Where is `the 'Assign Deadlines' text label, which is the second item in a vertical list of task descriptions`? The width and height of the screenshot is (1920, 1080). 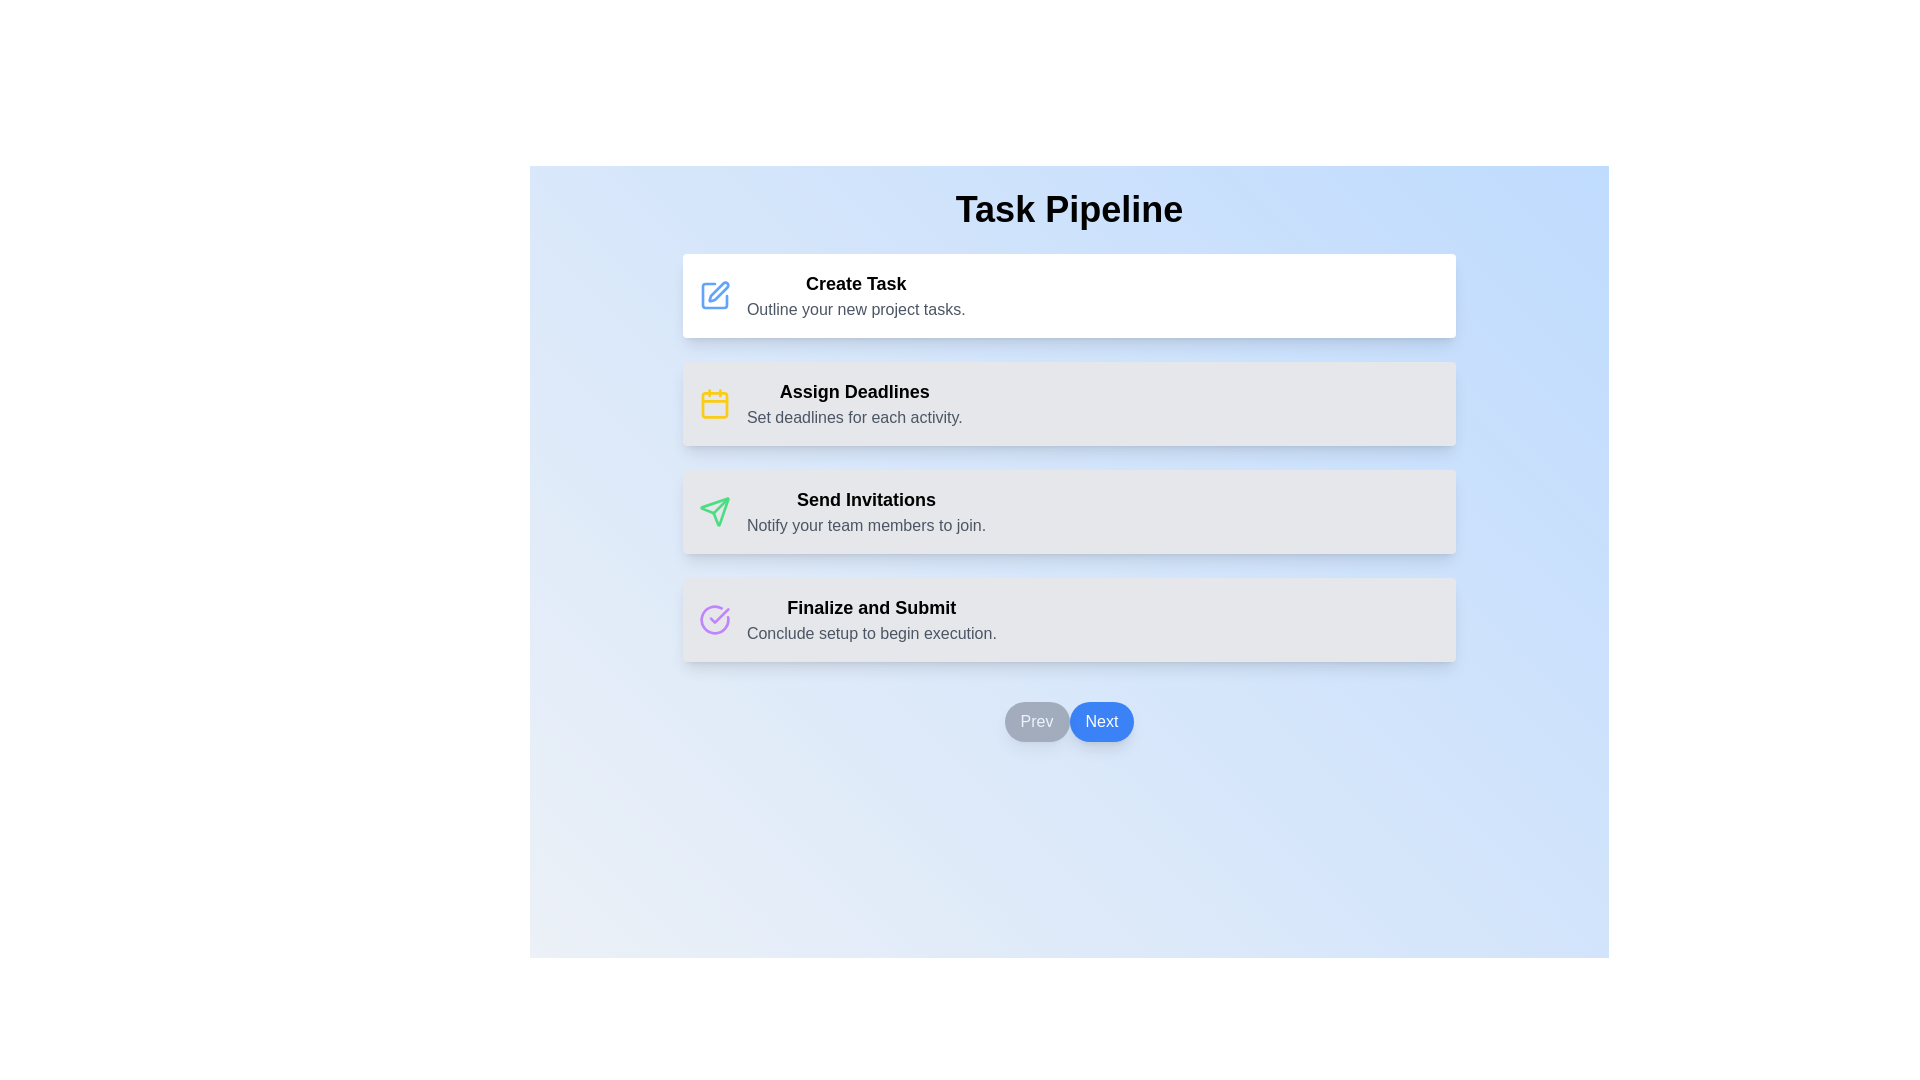
the 'Assign Deadlines' text label, which is the second item in a vertical list of task descriptions is located at coordinates (854, 404).